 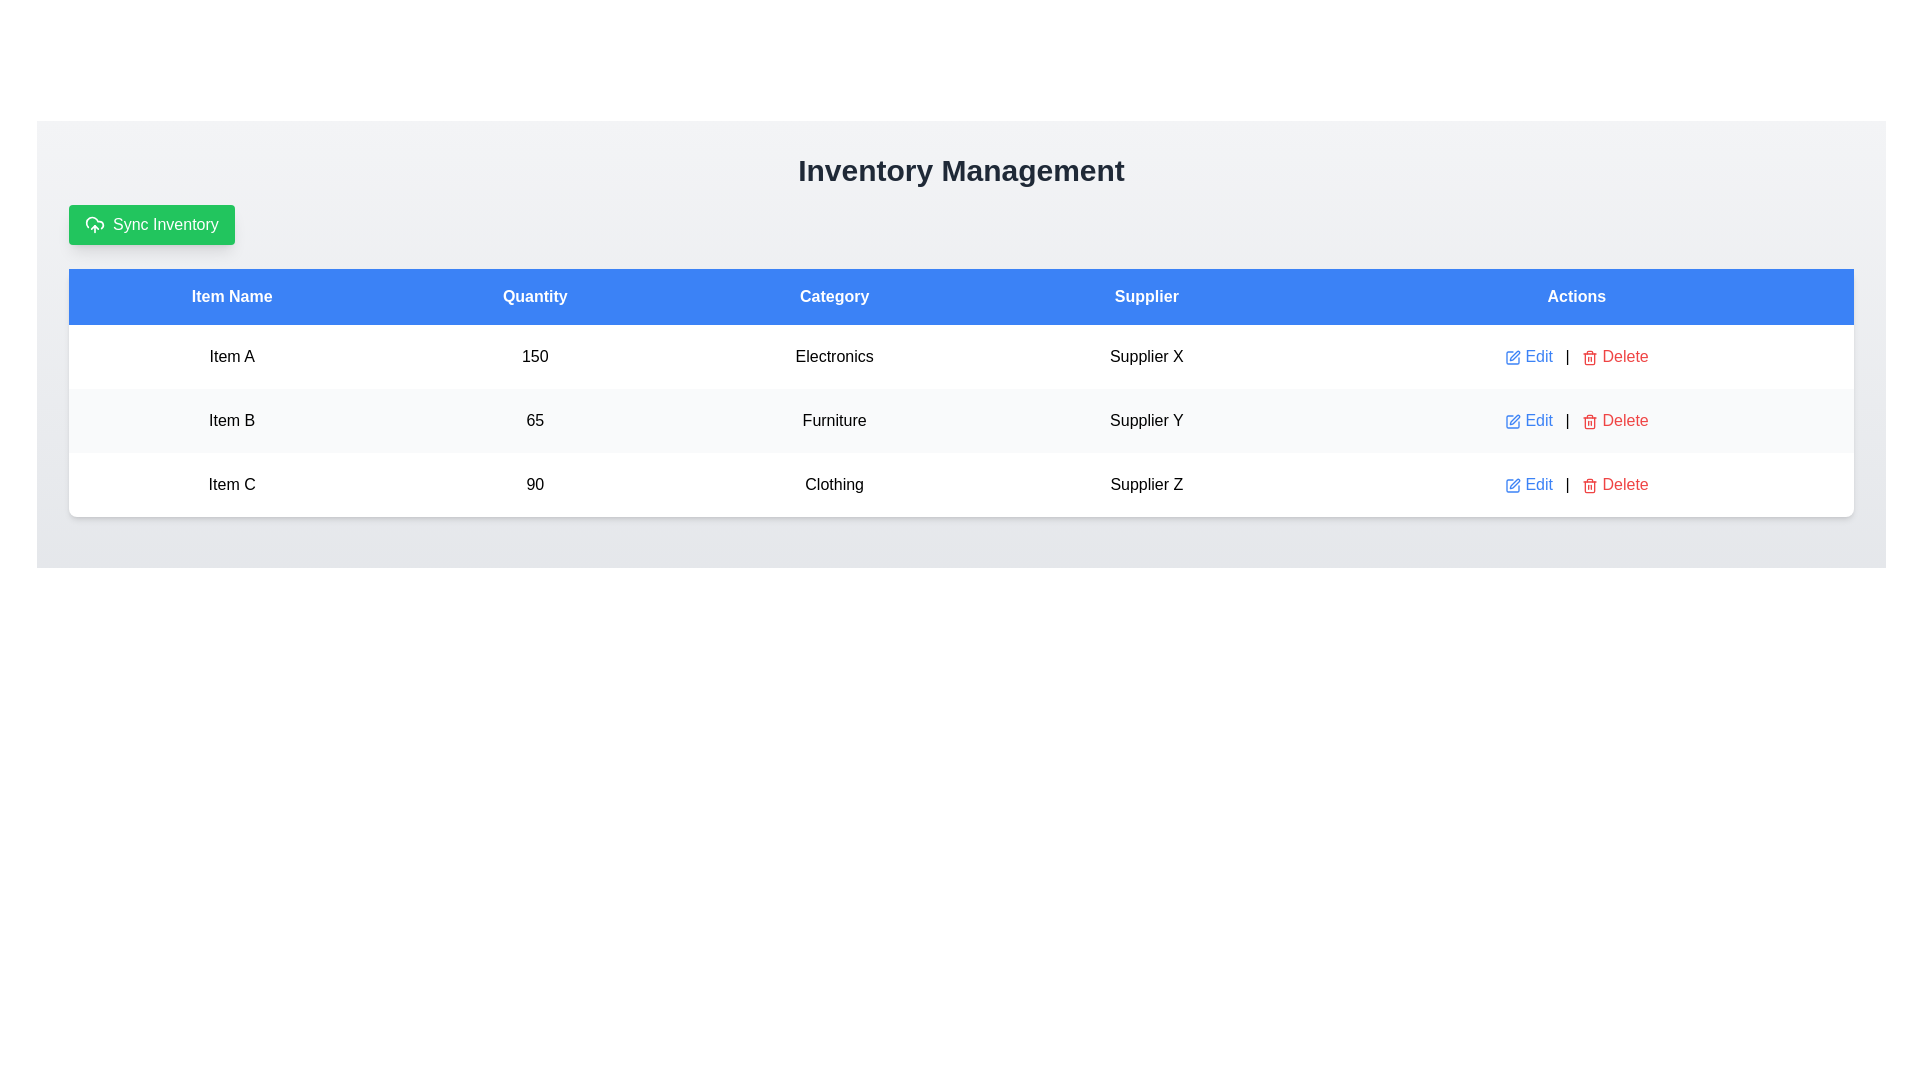 I want to click on the static text in the third column of the first data row that indicates the category of 'Item A', located between '150' and 'Supplier X', so click(x=834, y=356).